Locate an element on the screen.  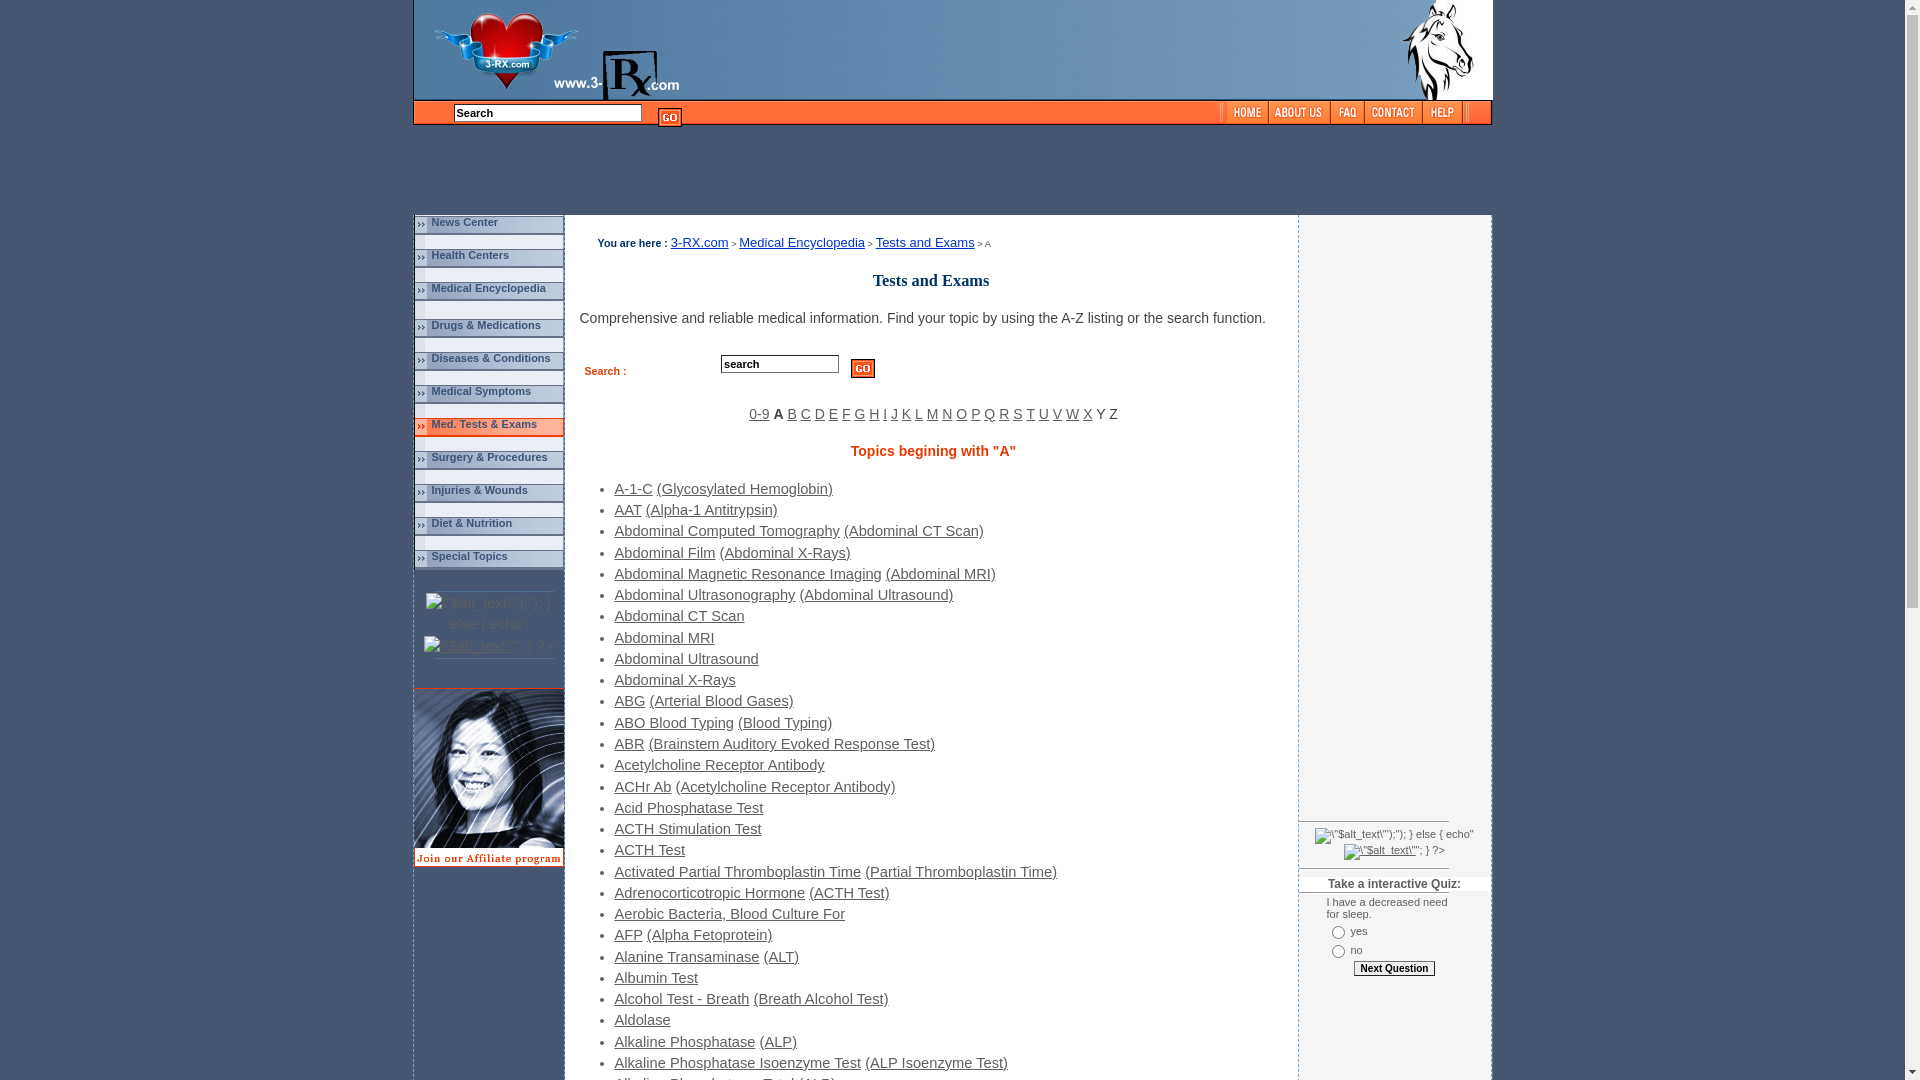
'News Center' is located at coordinates (464, 222).